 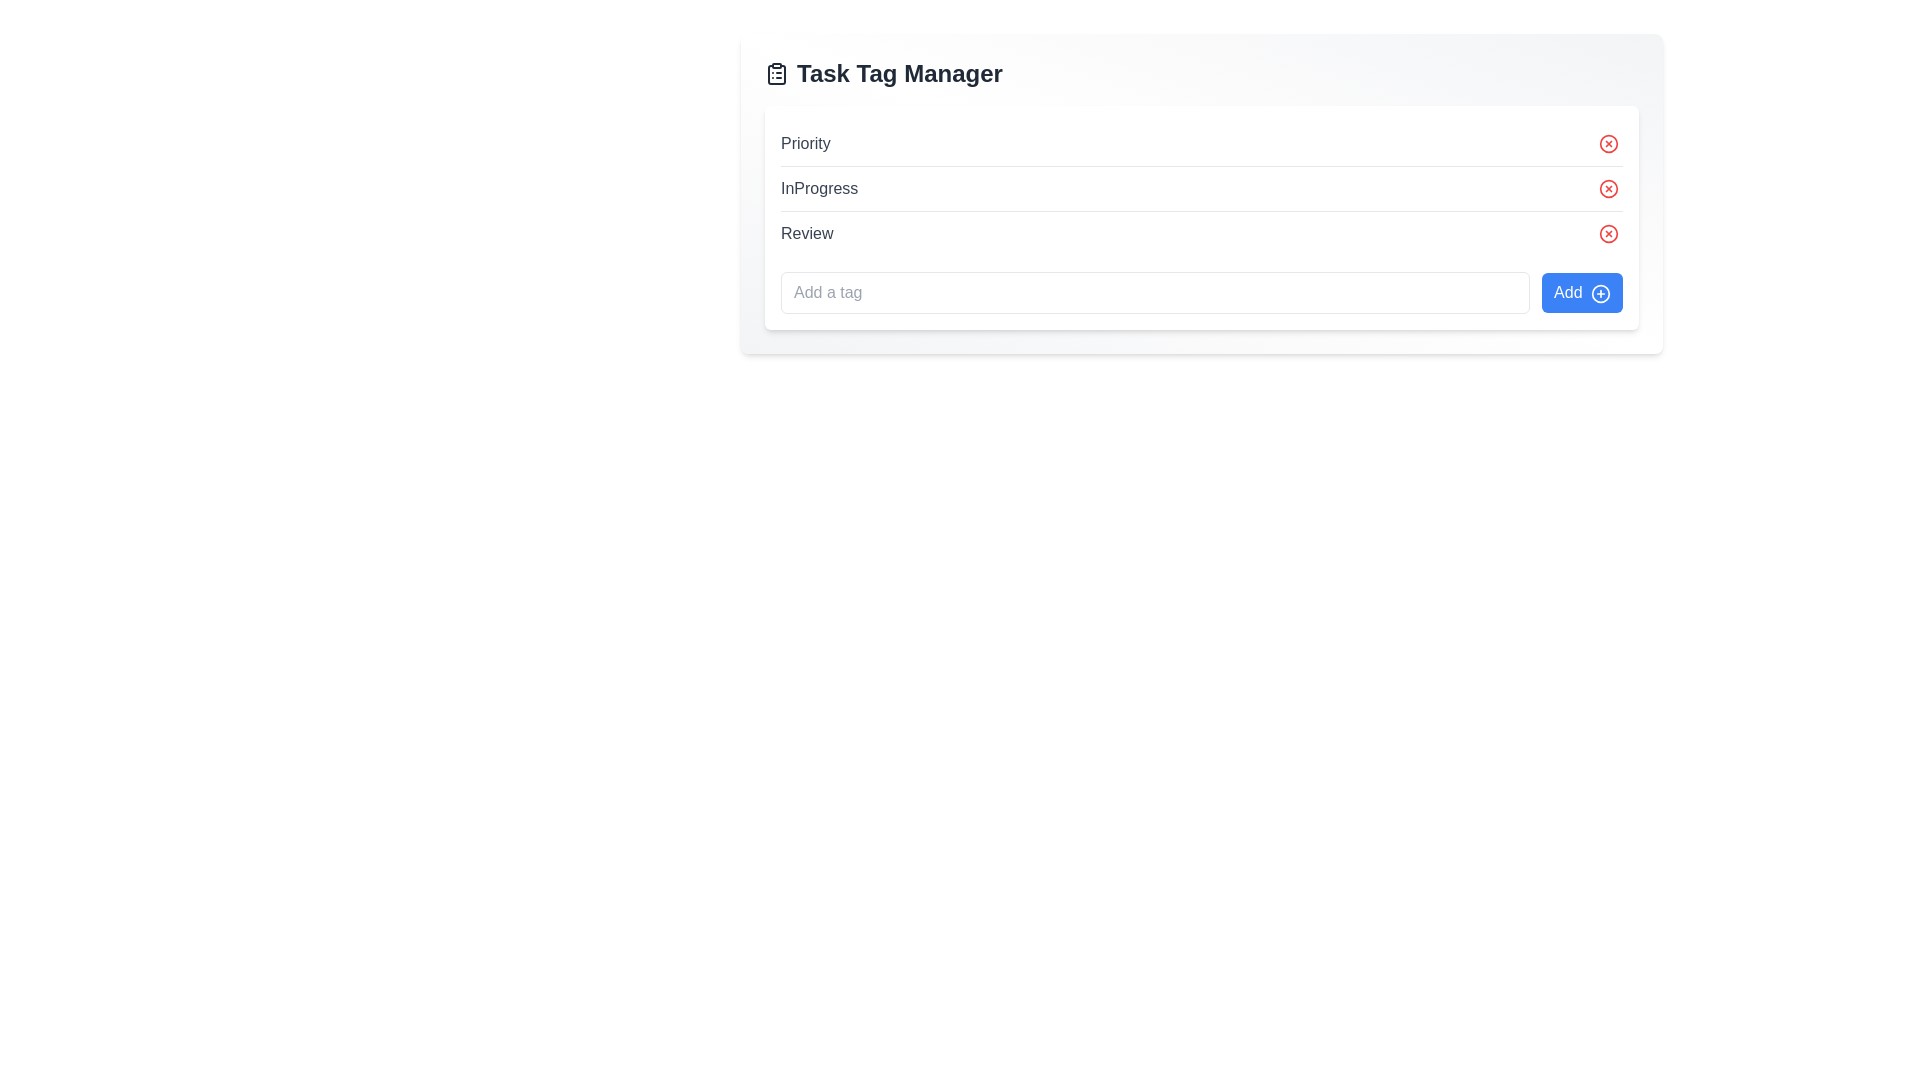 What do you see at coordinates (1608, 233) in the screenshot?
I see `the delete button located to the top-right of the 'Review' label in the third row of the list` at bounding box center [1608, 233].